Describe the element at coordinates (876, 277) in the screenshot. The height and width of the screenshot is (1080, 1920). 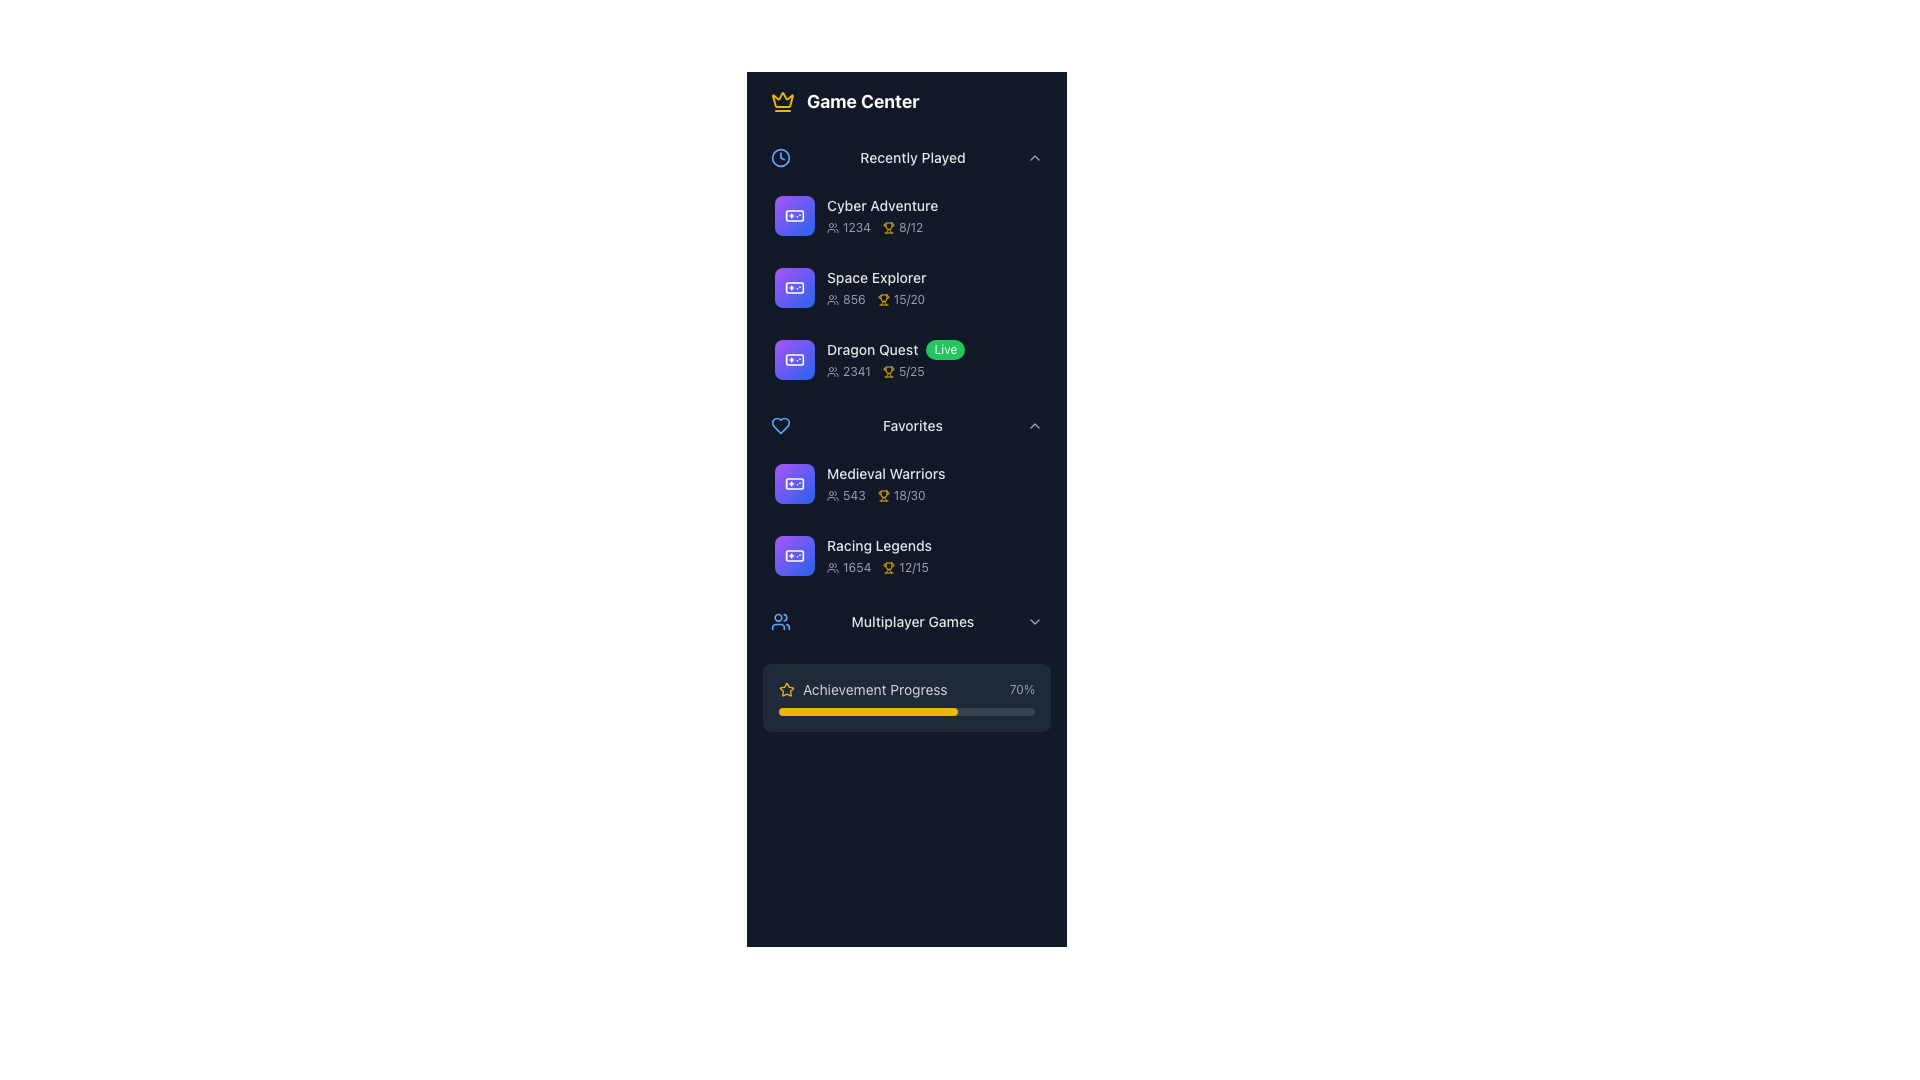
I see `the text label displaying the game name 'Space Explorer' located in the 'Recently Played' section of the 'Game Center' interface` at that location.